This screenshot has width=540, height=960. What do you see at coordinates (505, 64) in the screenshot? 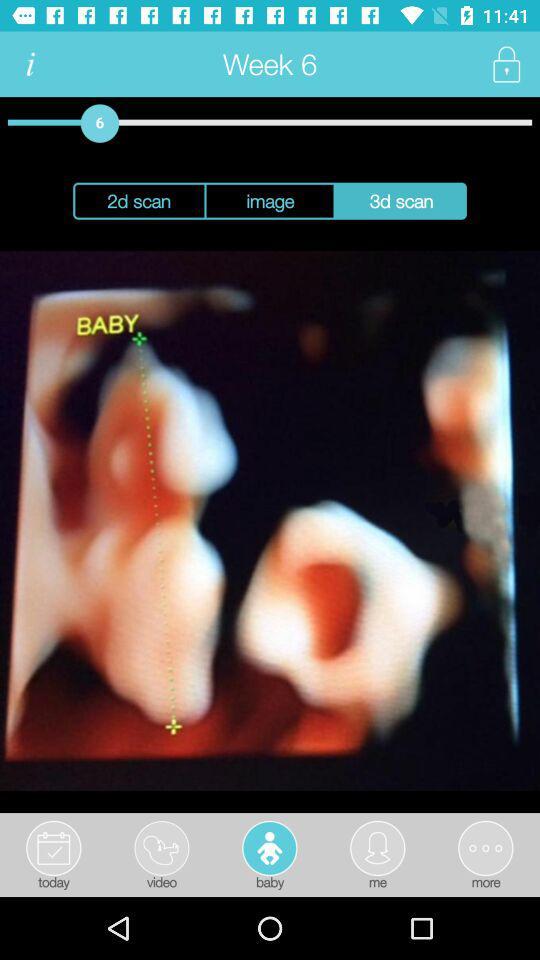
I see `the item to the right of week 6 item` at bounding box center [505, 64].